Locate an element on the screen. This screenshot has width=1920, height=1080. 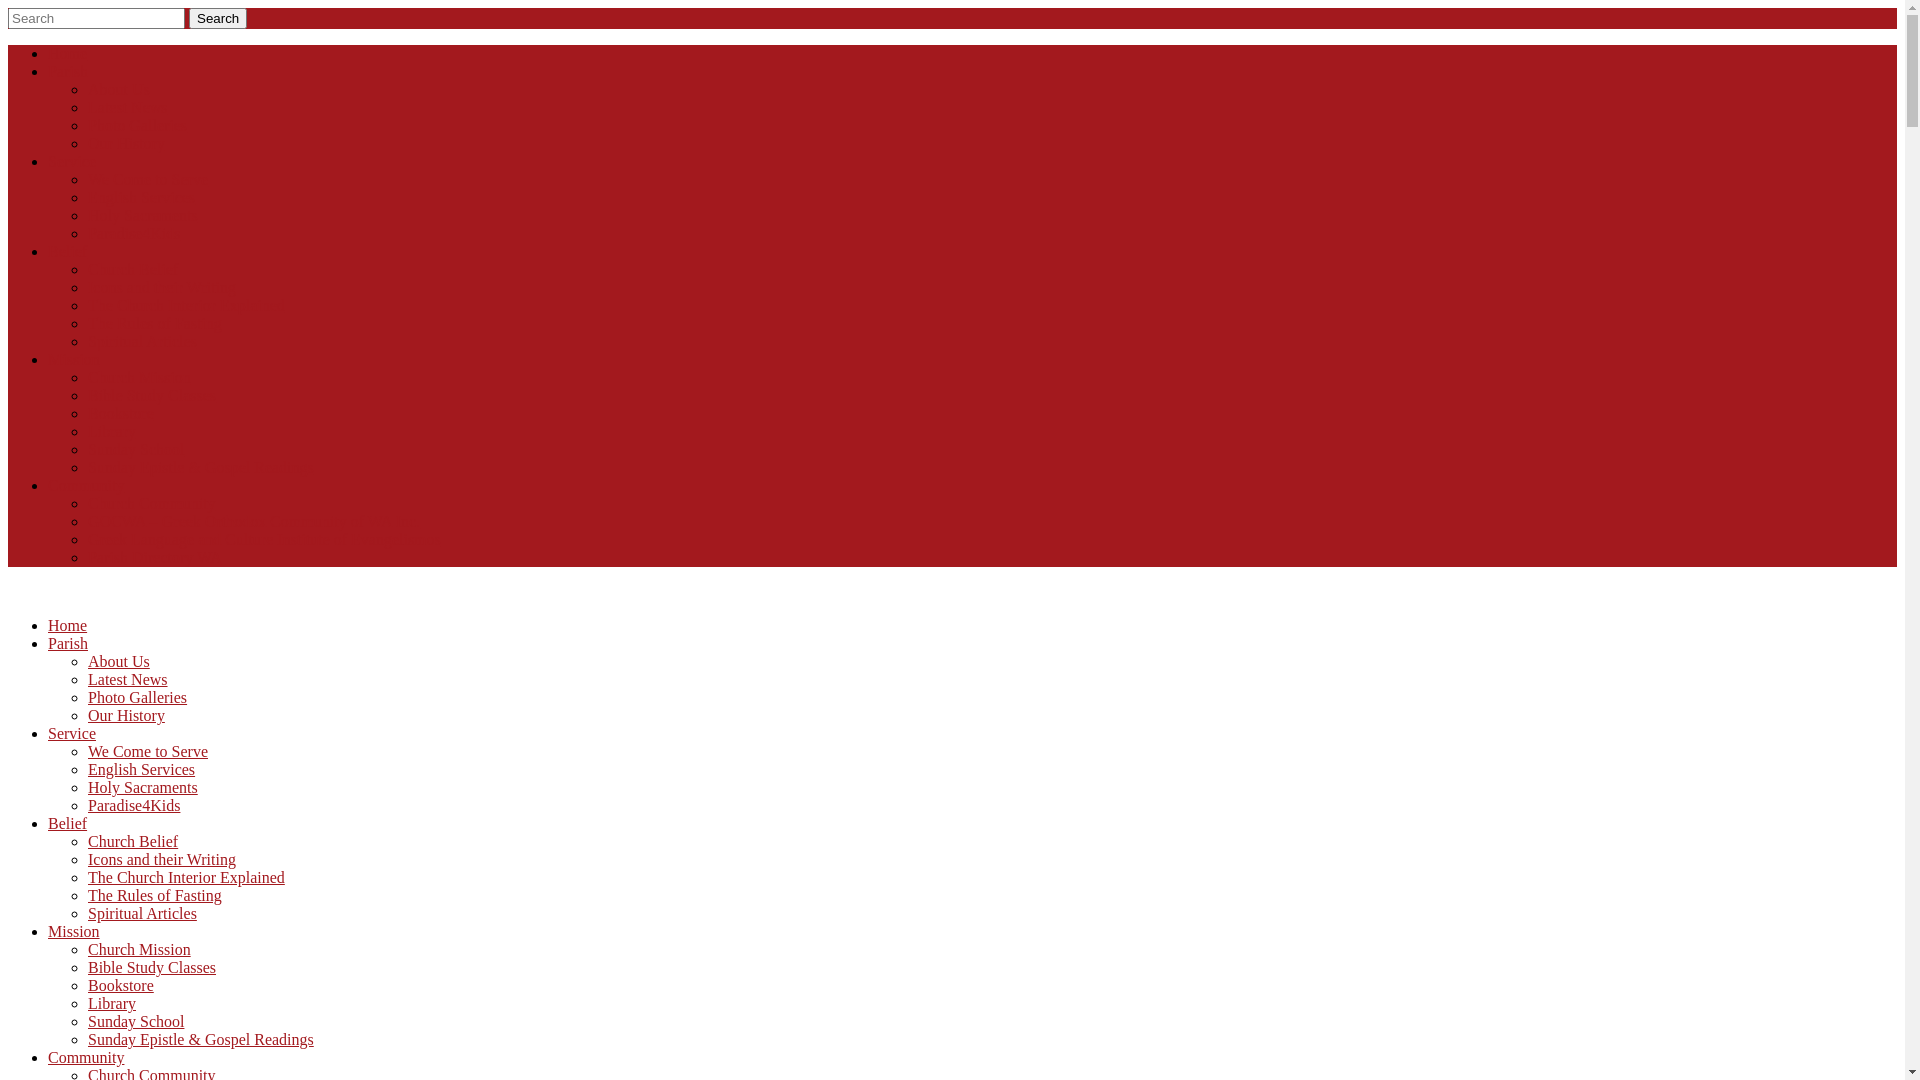
'Photo Galleries' is located at coordinates (136, 696).